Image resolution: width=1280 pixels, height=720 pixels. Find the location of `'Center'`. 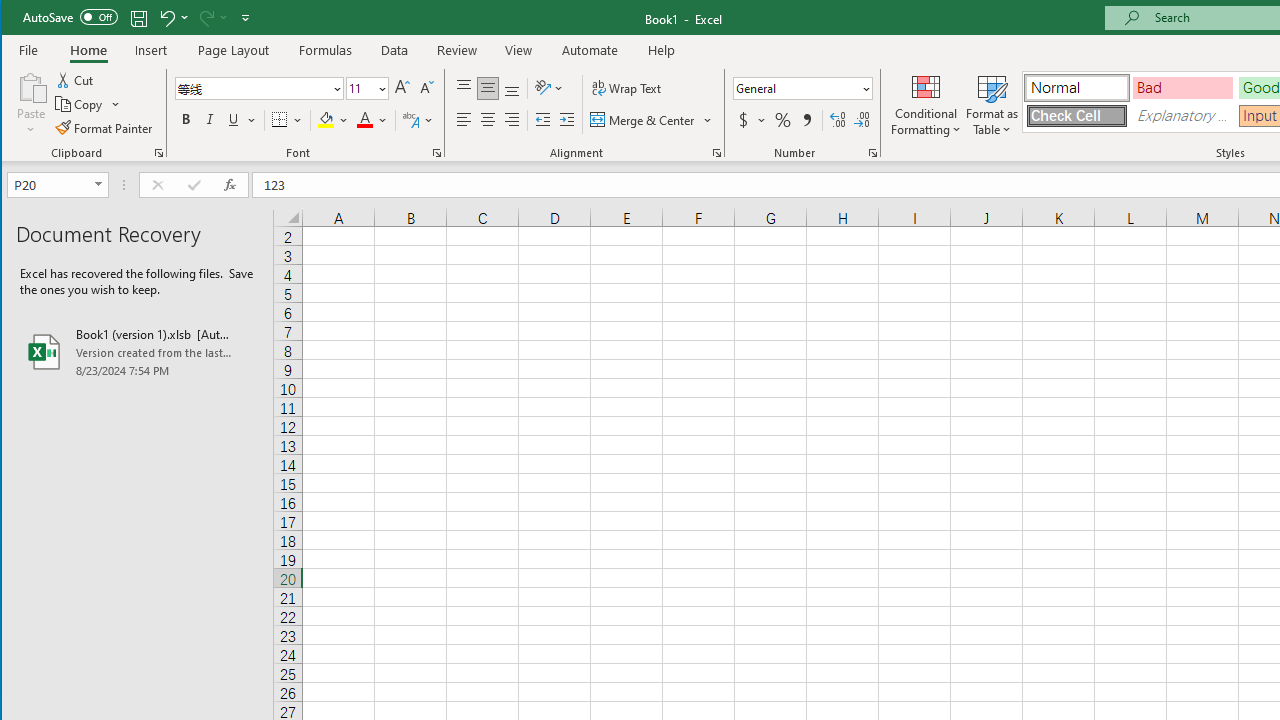

'Center' is located at coordinates (488, 120).